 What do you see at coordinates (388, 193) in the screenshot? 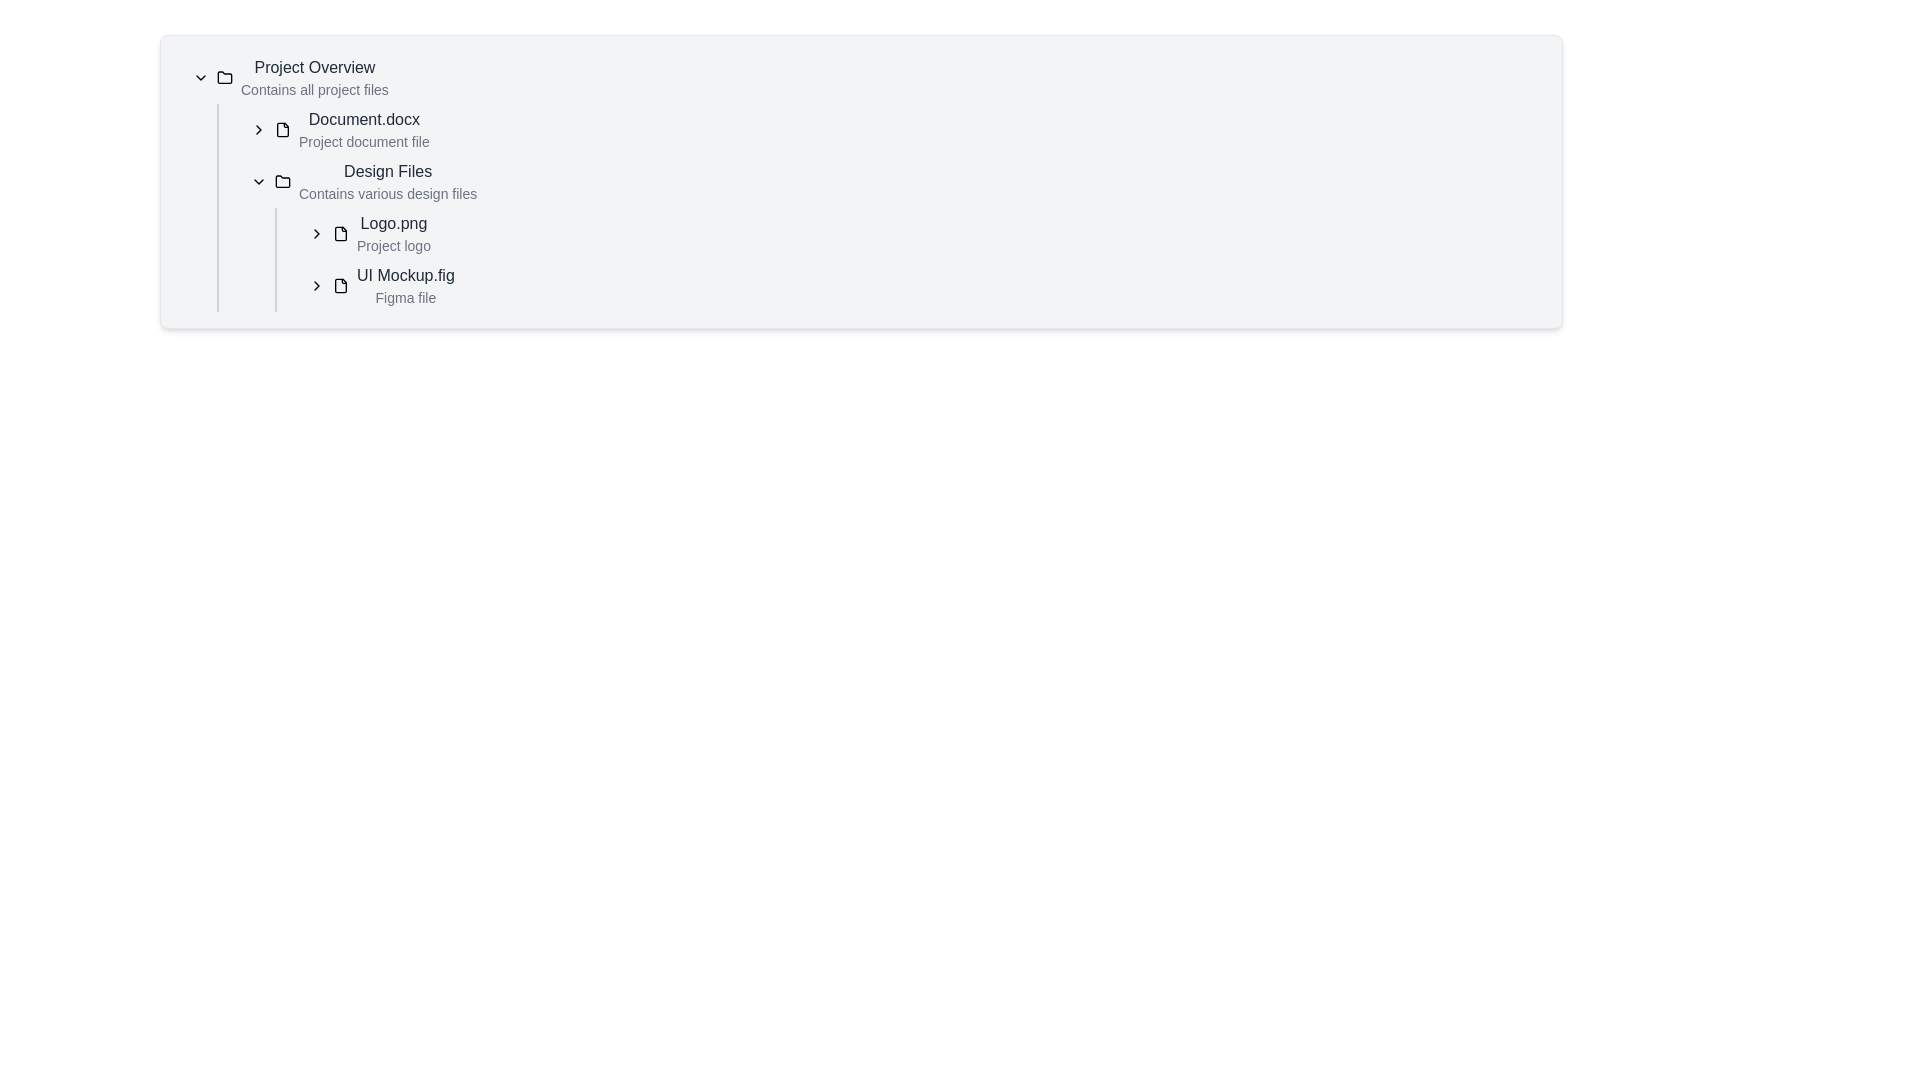
I see `the Text Label that provides context for the 'Design Files' section, located beneath the heading 'Design Files'` at bounding box center [388, 193].